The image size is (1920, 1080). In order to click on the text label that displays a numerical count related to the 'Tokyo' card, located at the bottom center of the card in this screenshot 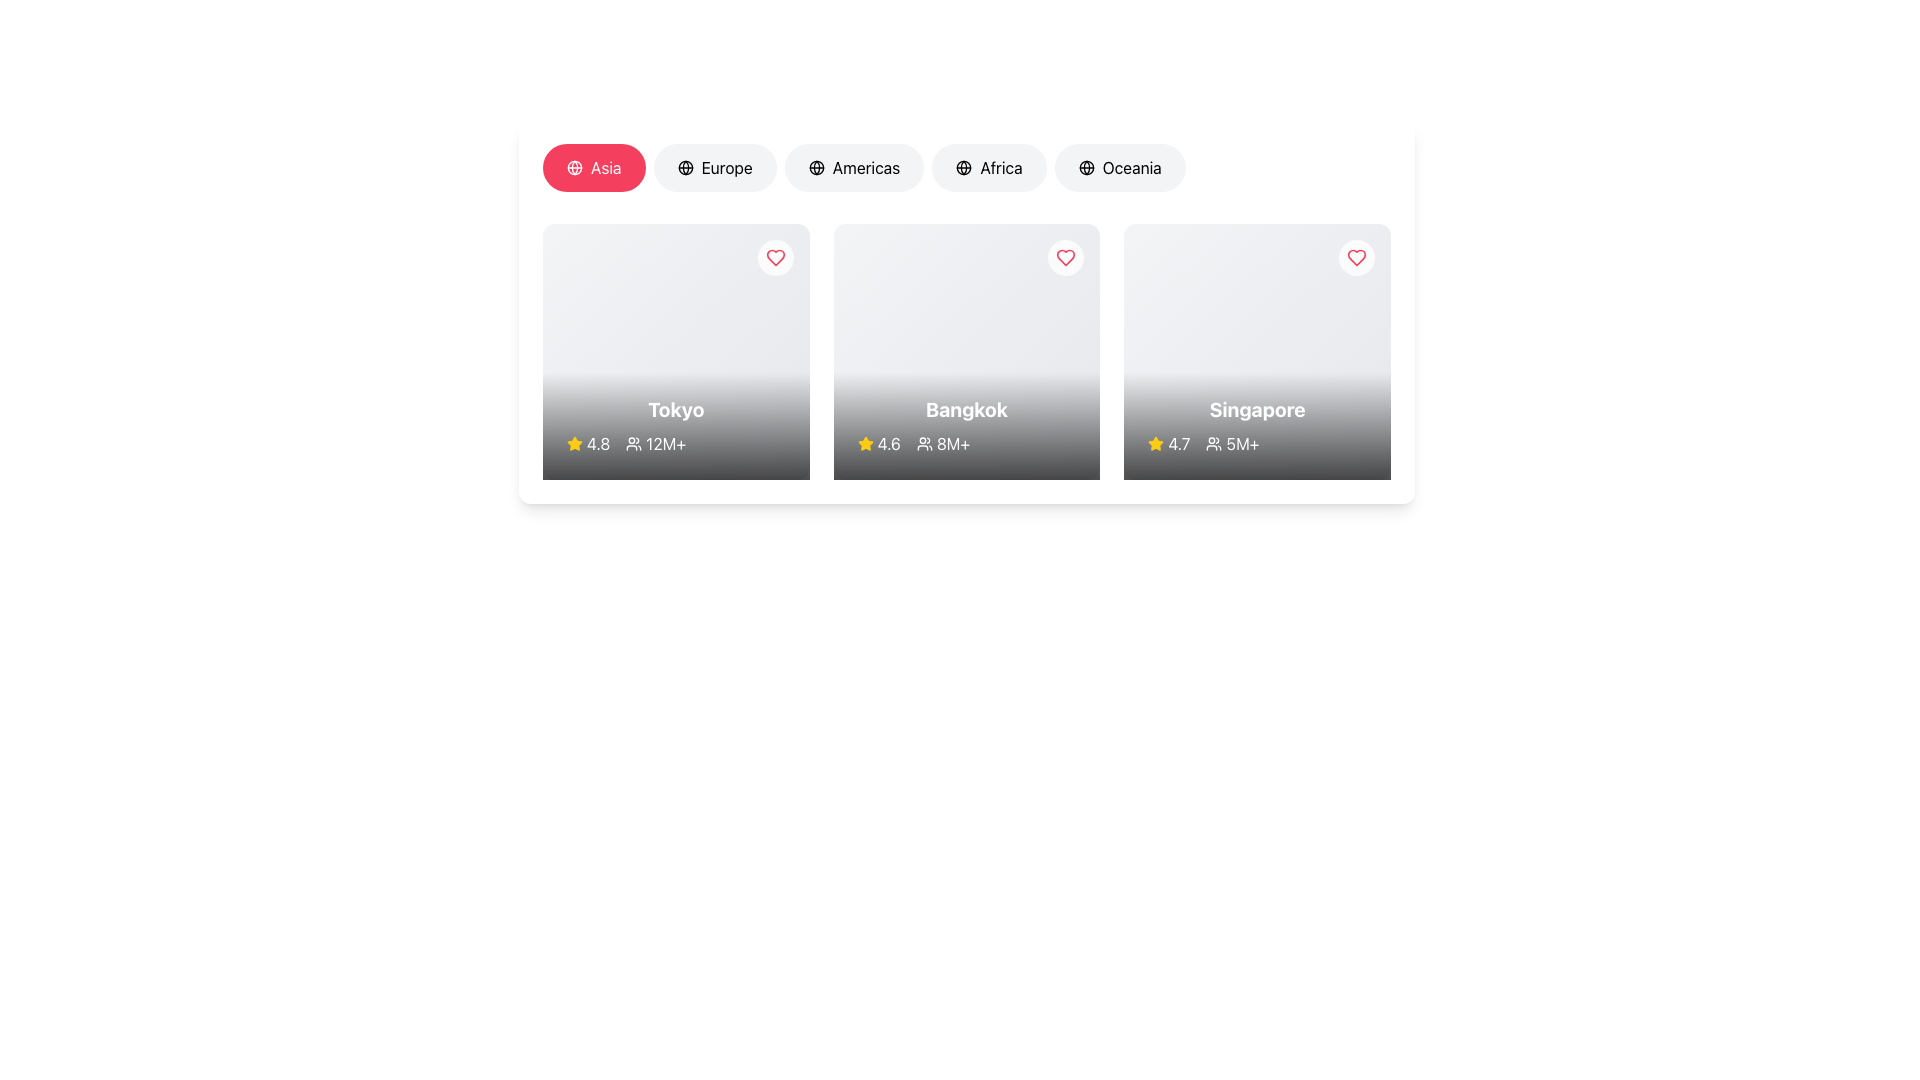, I will do `click(666, 442)`.